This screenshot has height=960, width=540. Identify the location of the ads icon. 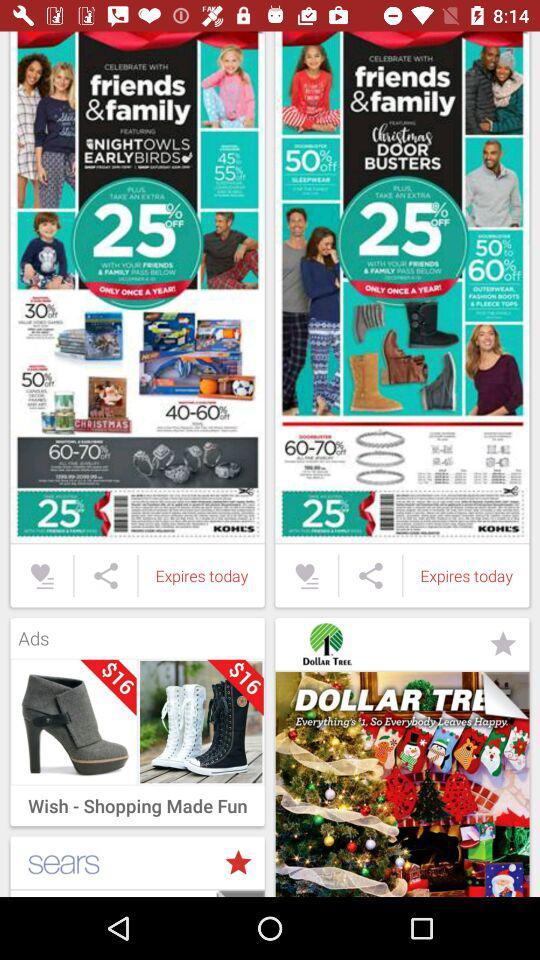
(136, 632).